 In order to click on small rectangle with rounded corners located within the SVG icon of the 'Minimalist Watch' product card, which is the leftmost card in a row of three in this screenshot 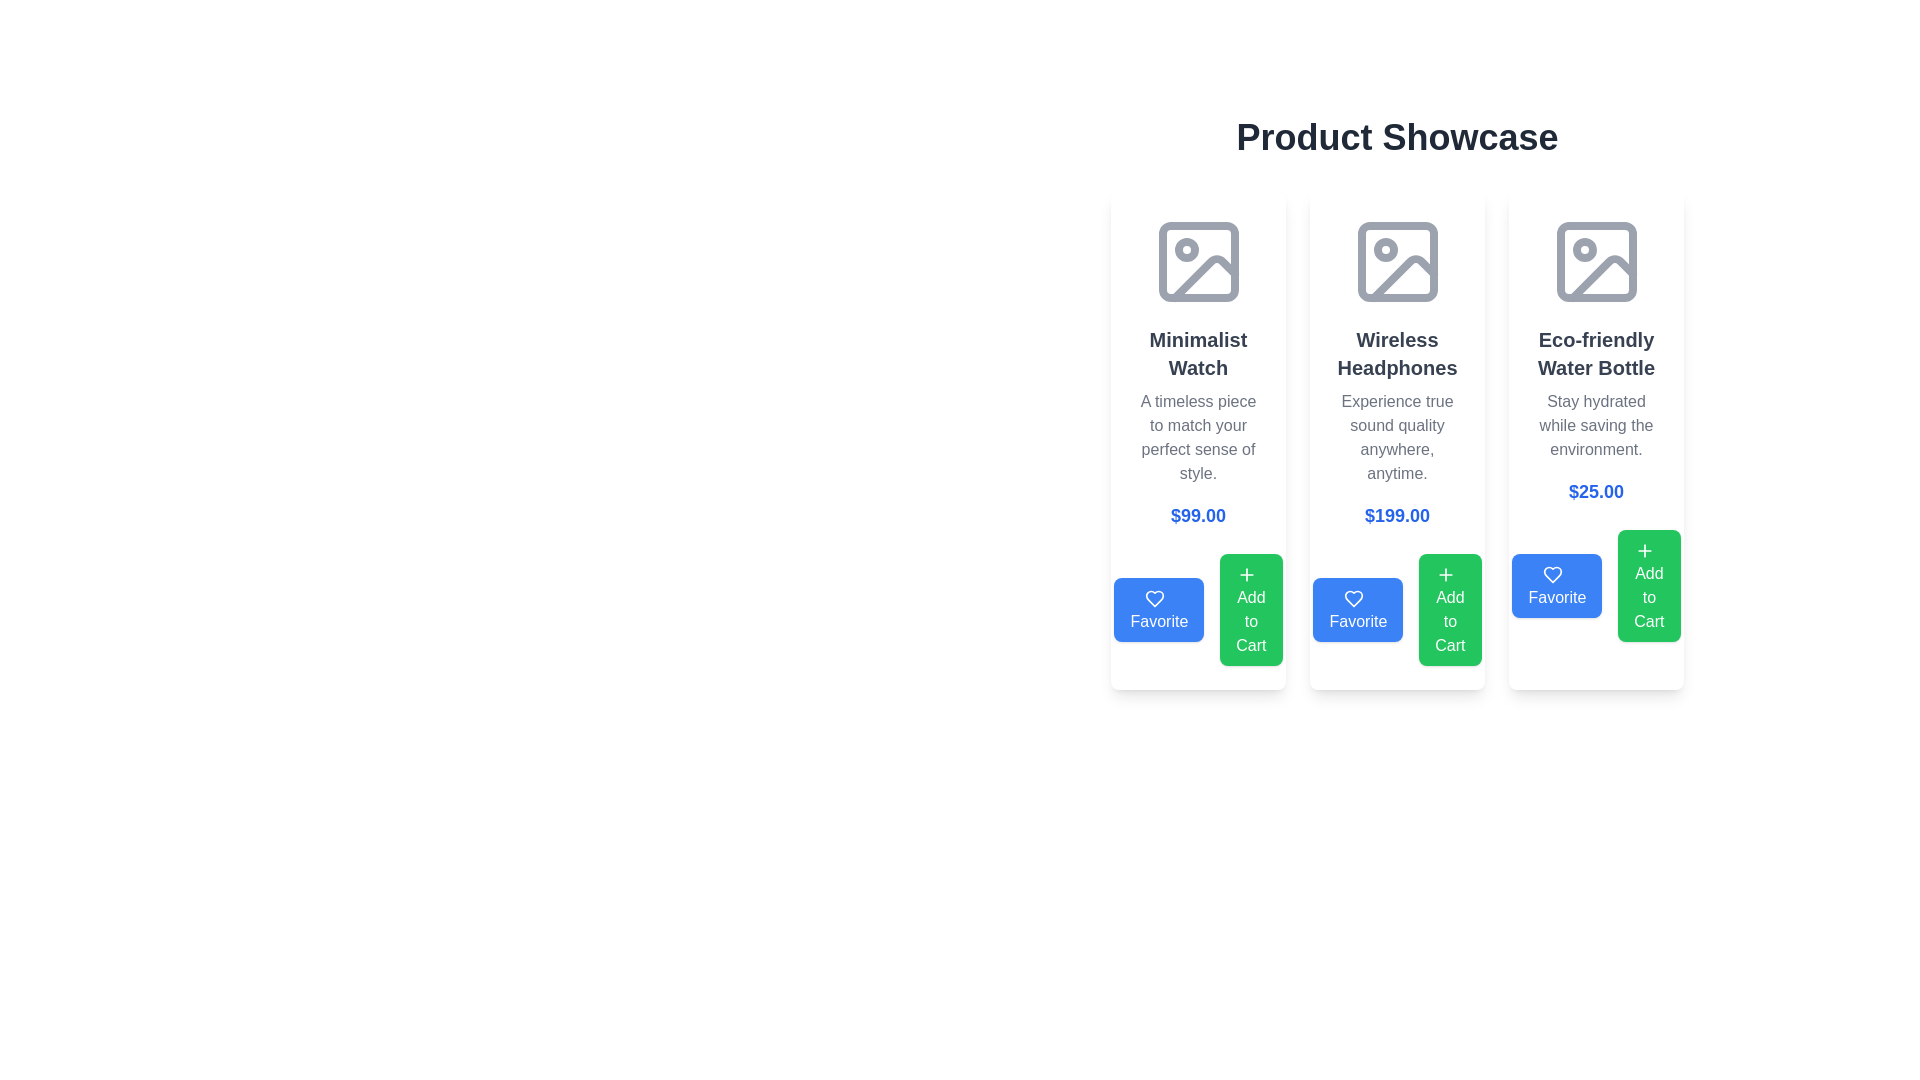, I will do `click(1198, 261)`.